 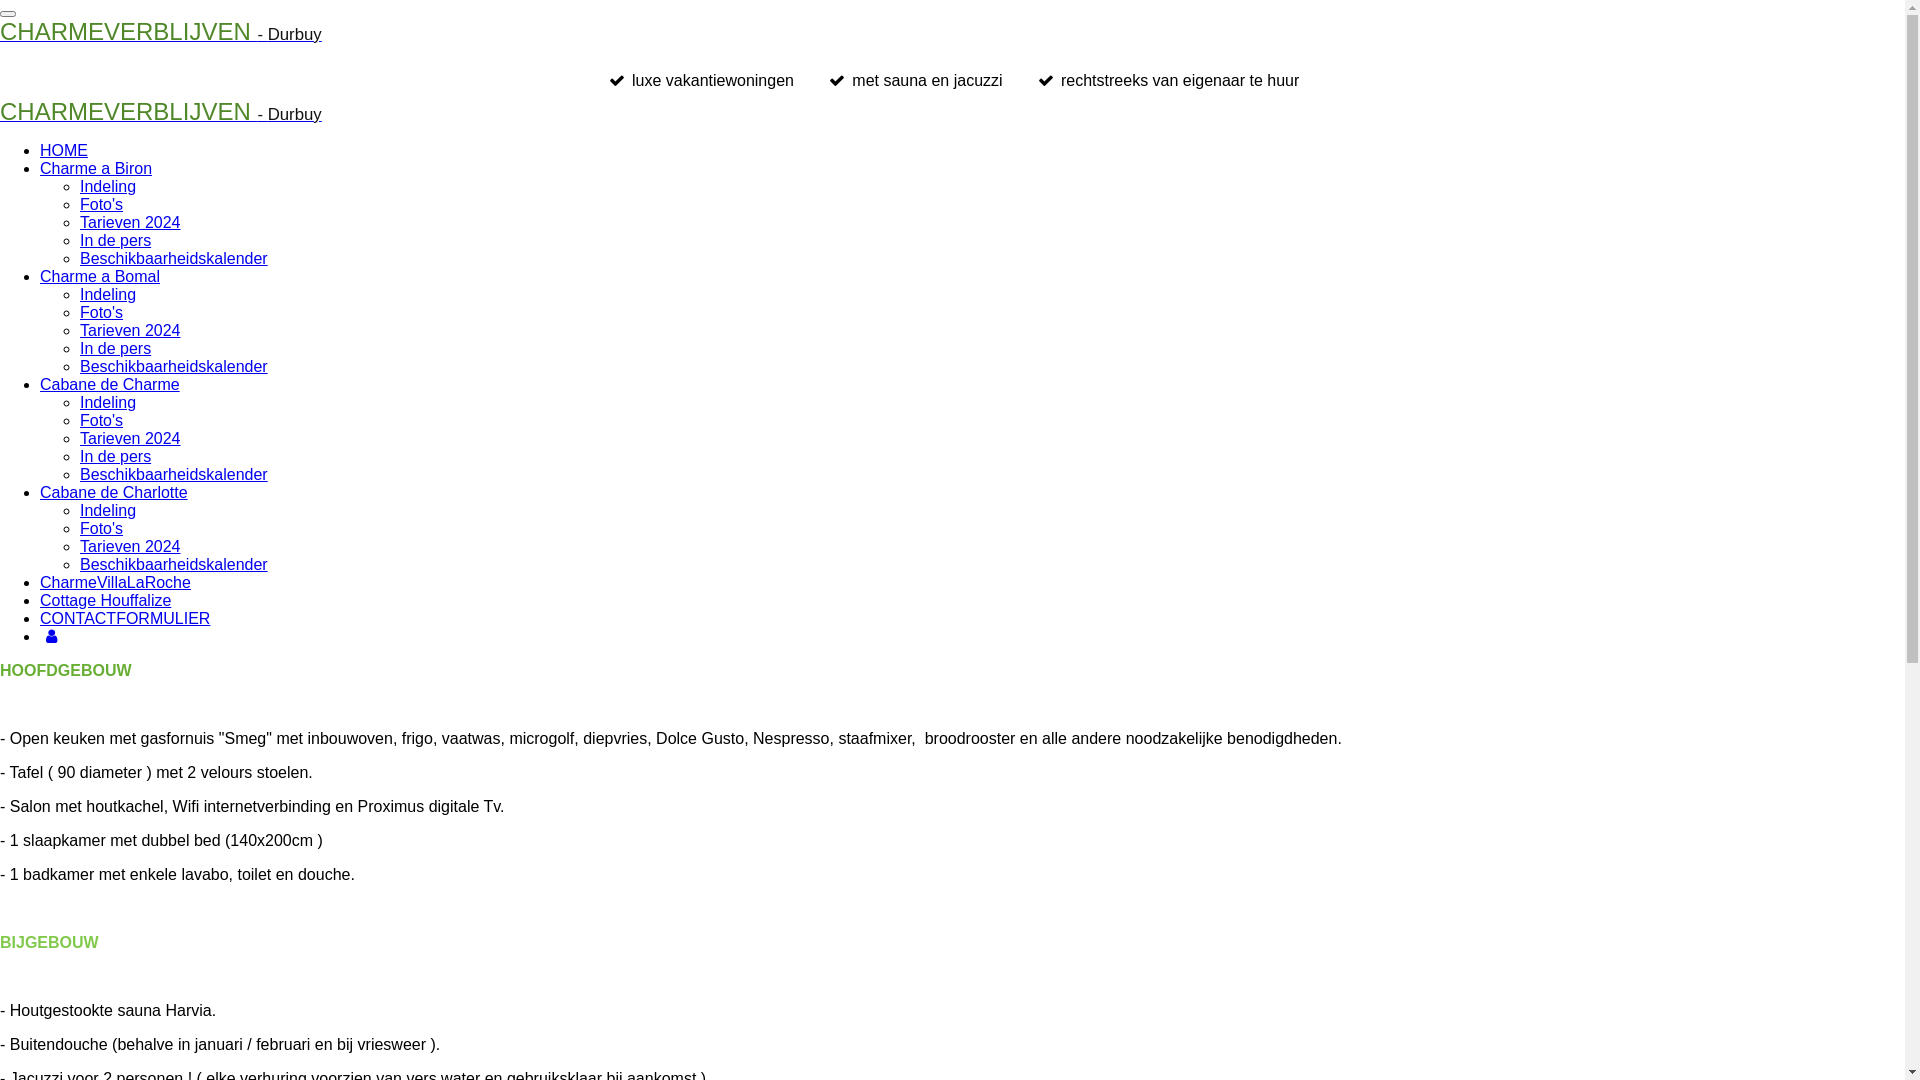 What do you see at coordinates (80, 564) in the screenshot?
I see `'Beschikbaarheidskalender'` at bounding box center [80, 564].